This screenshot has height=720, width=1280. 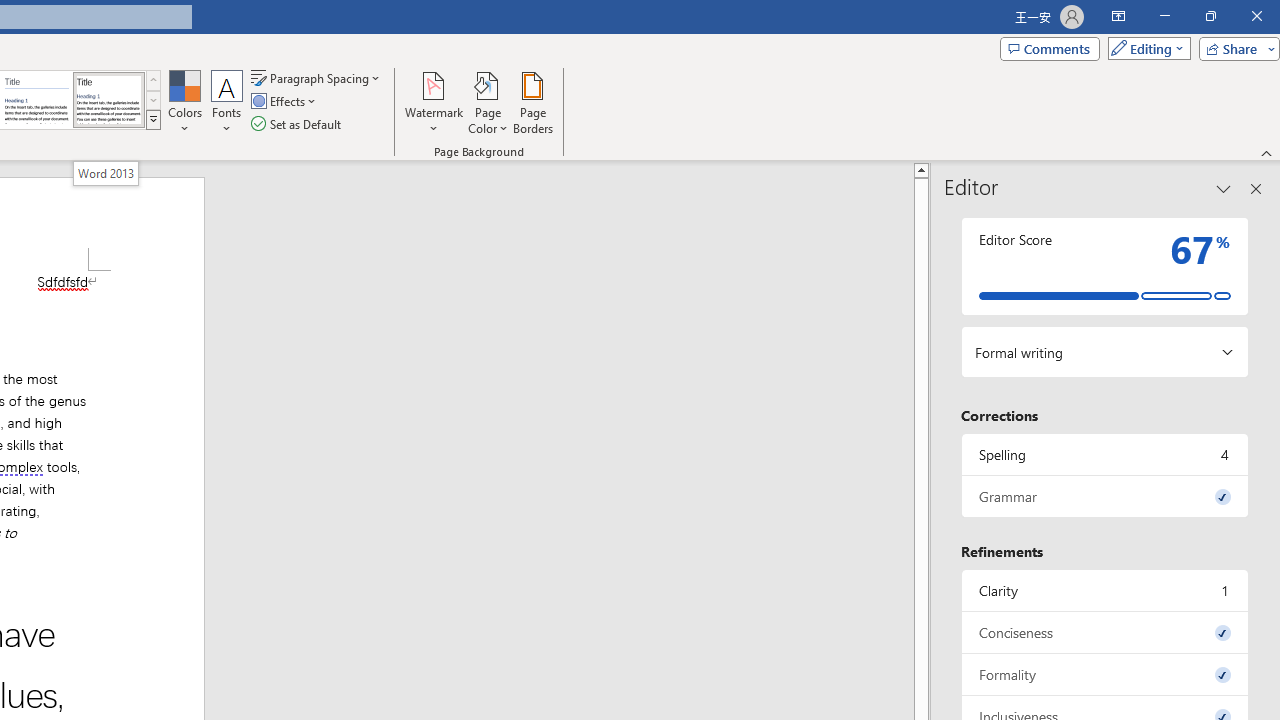 What do you see at coordinates (533, 103) in the screenshot?
I see `'Page Borders...'` at bounding box center [533, 103].